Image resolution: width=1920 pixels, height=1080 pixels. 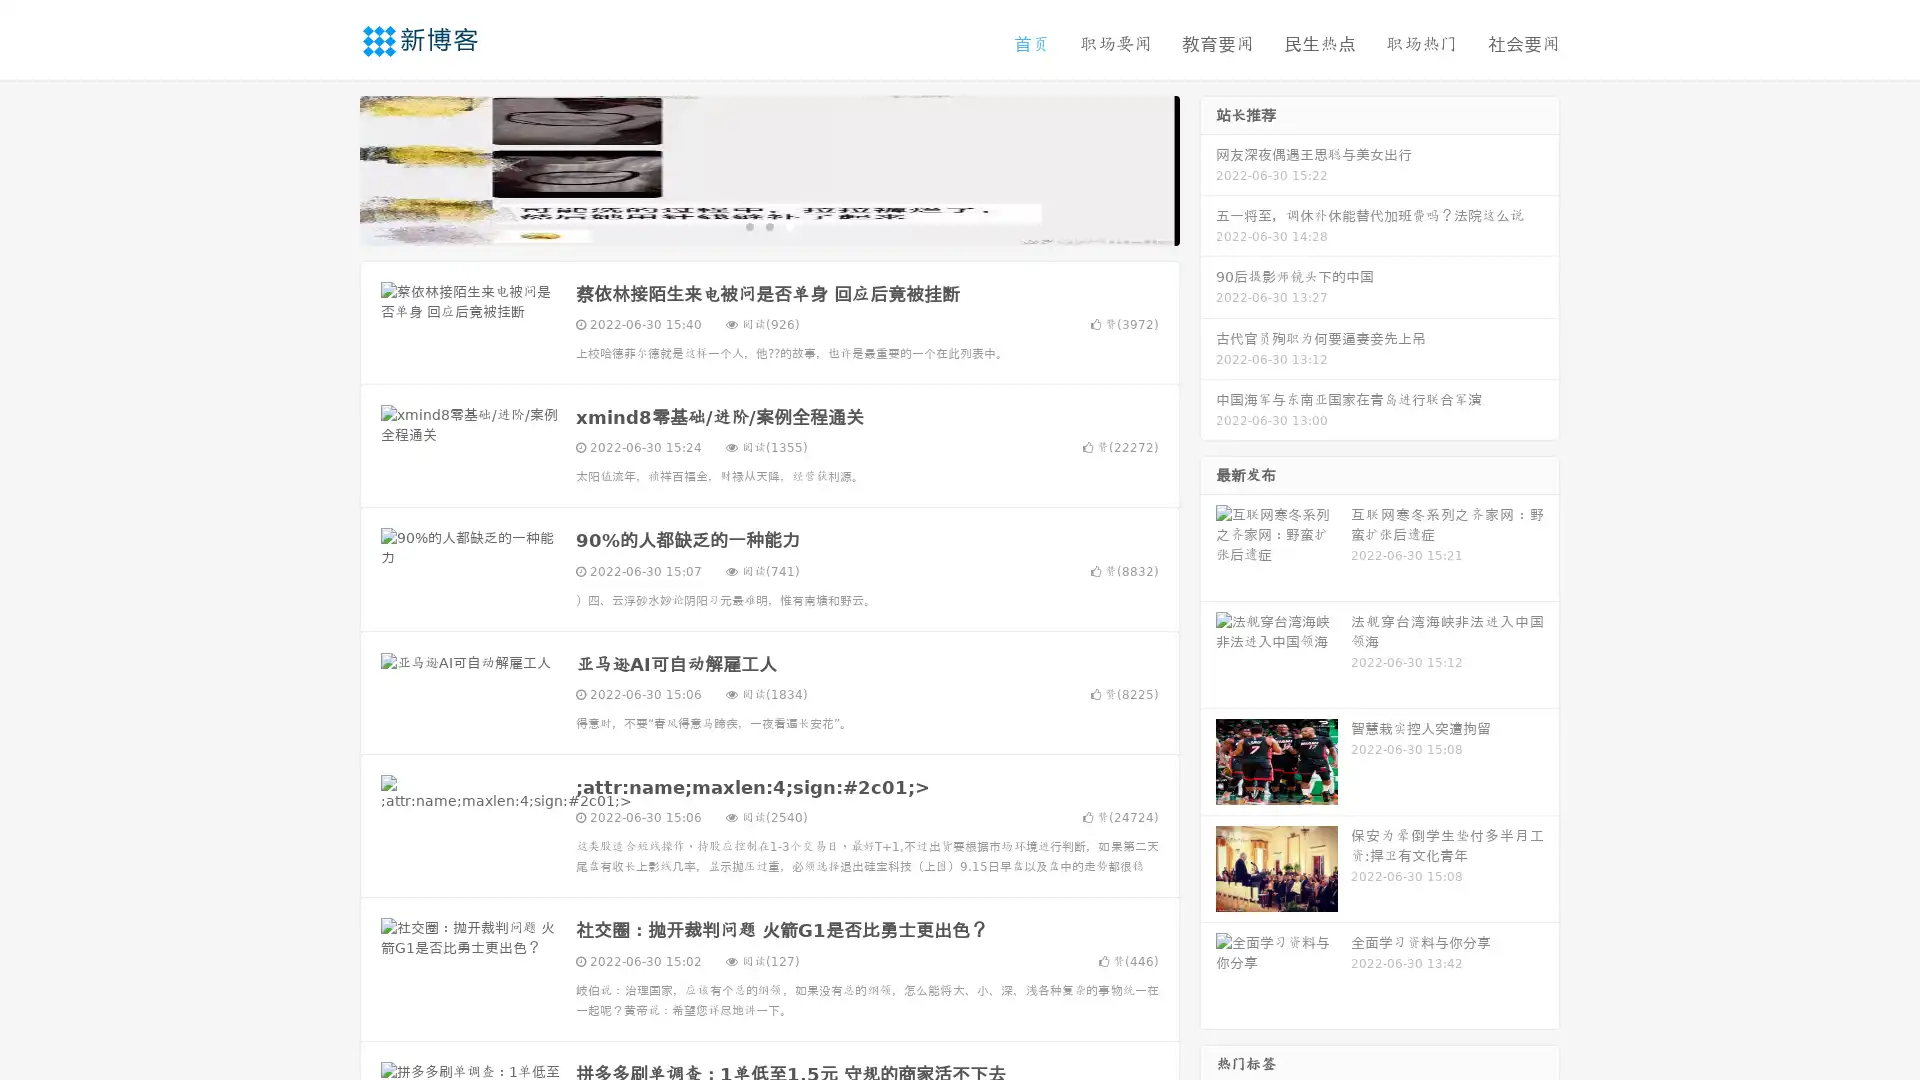 I want to click on Go to slide 1, so click(x=748, y=225).